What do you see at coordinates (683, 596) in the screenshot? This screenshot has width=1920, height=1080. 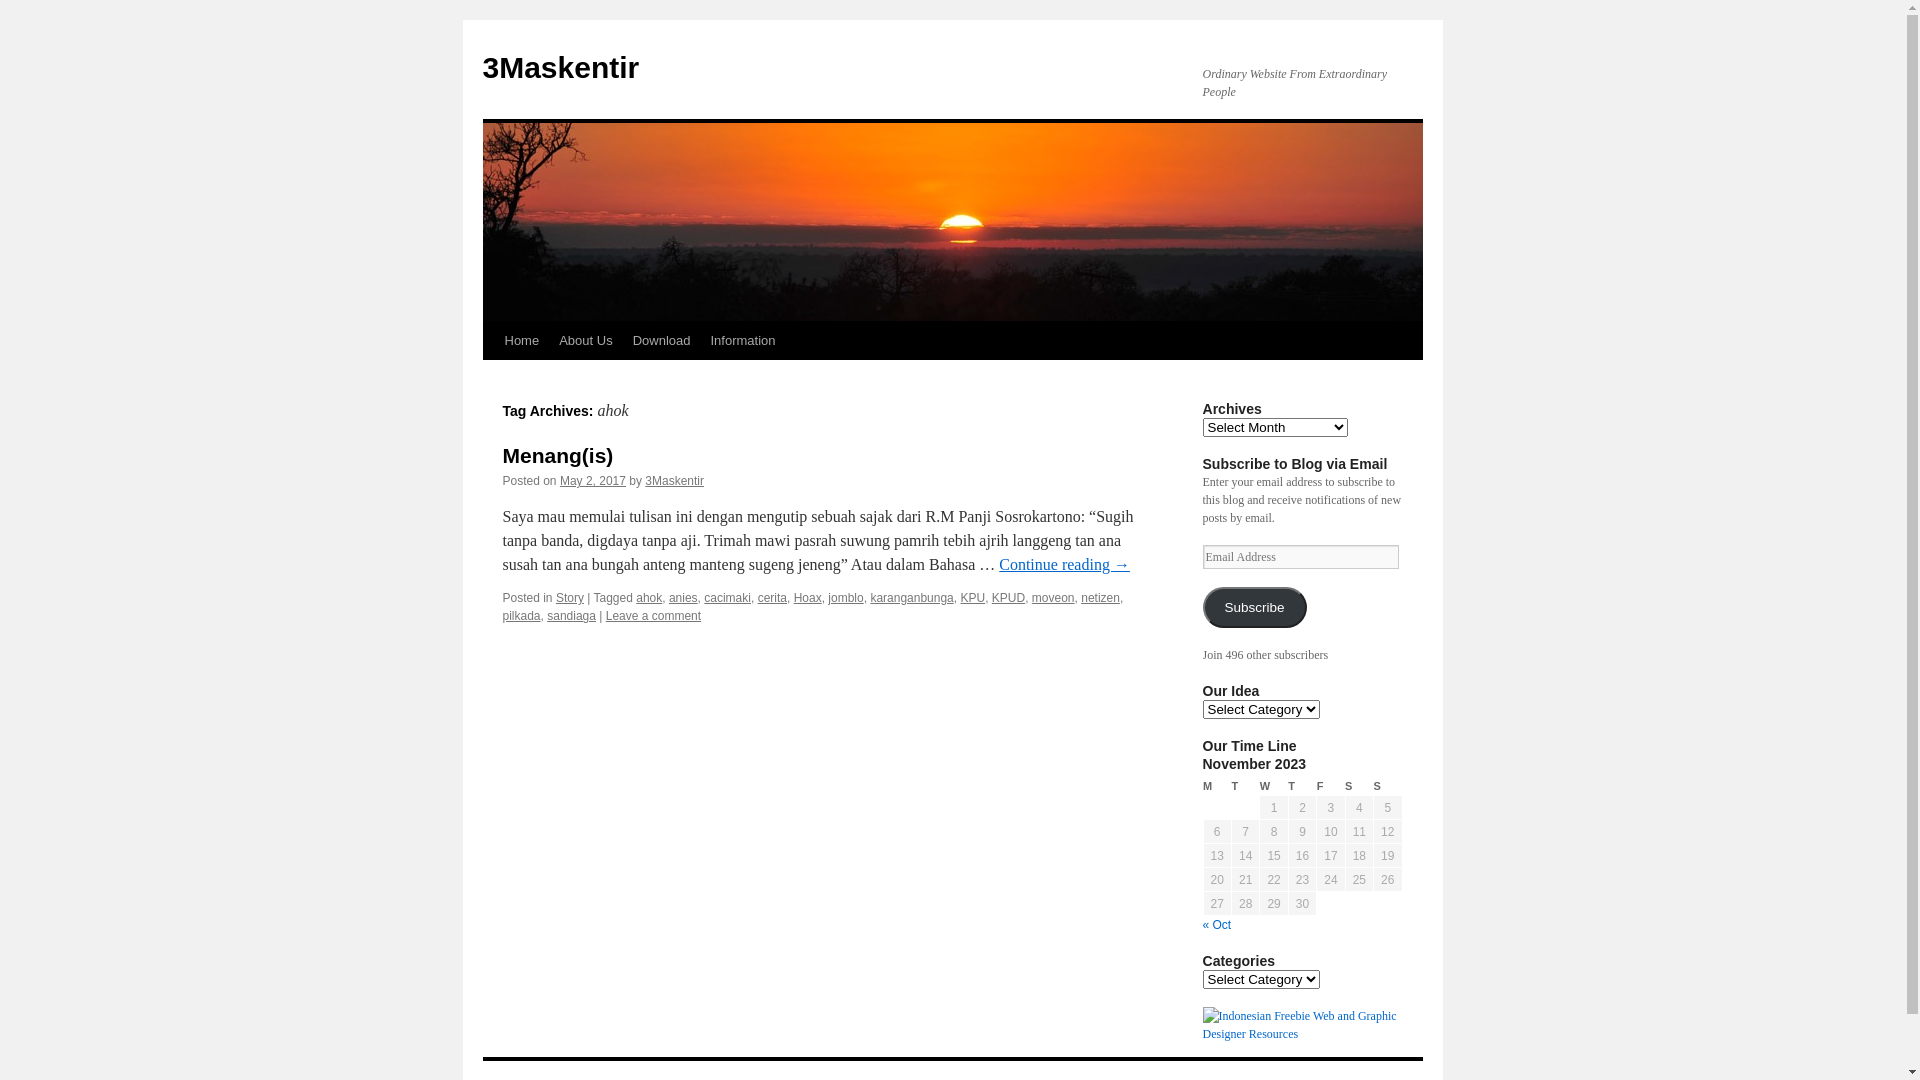 I see `'anies'` at bounding box center [683, 596].